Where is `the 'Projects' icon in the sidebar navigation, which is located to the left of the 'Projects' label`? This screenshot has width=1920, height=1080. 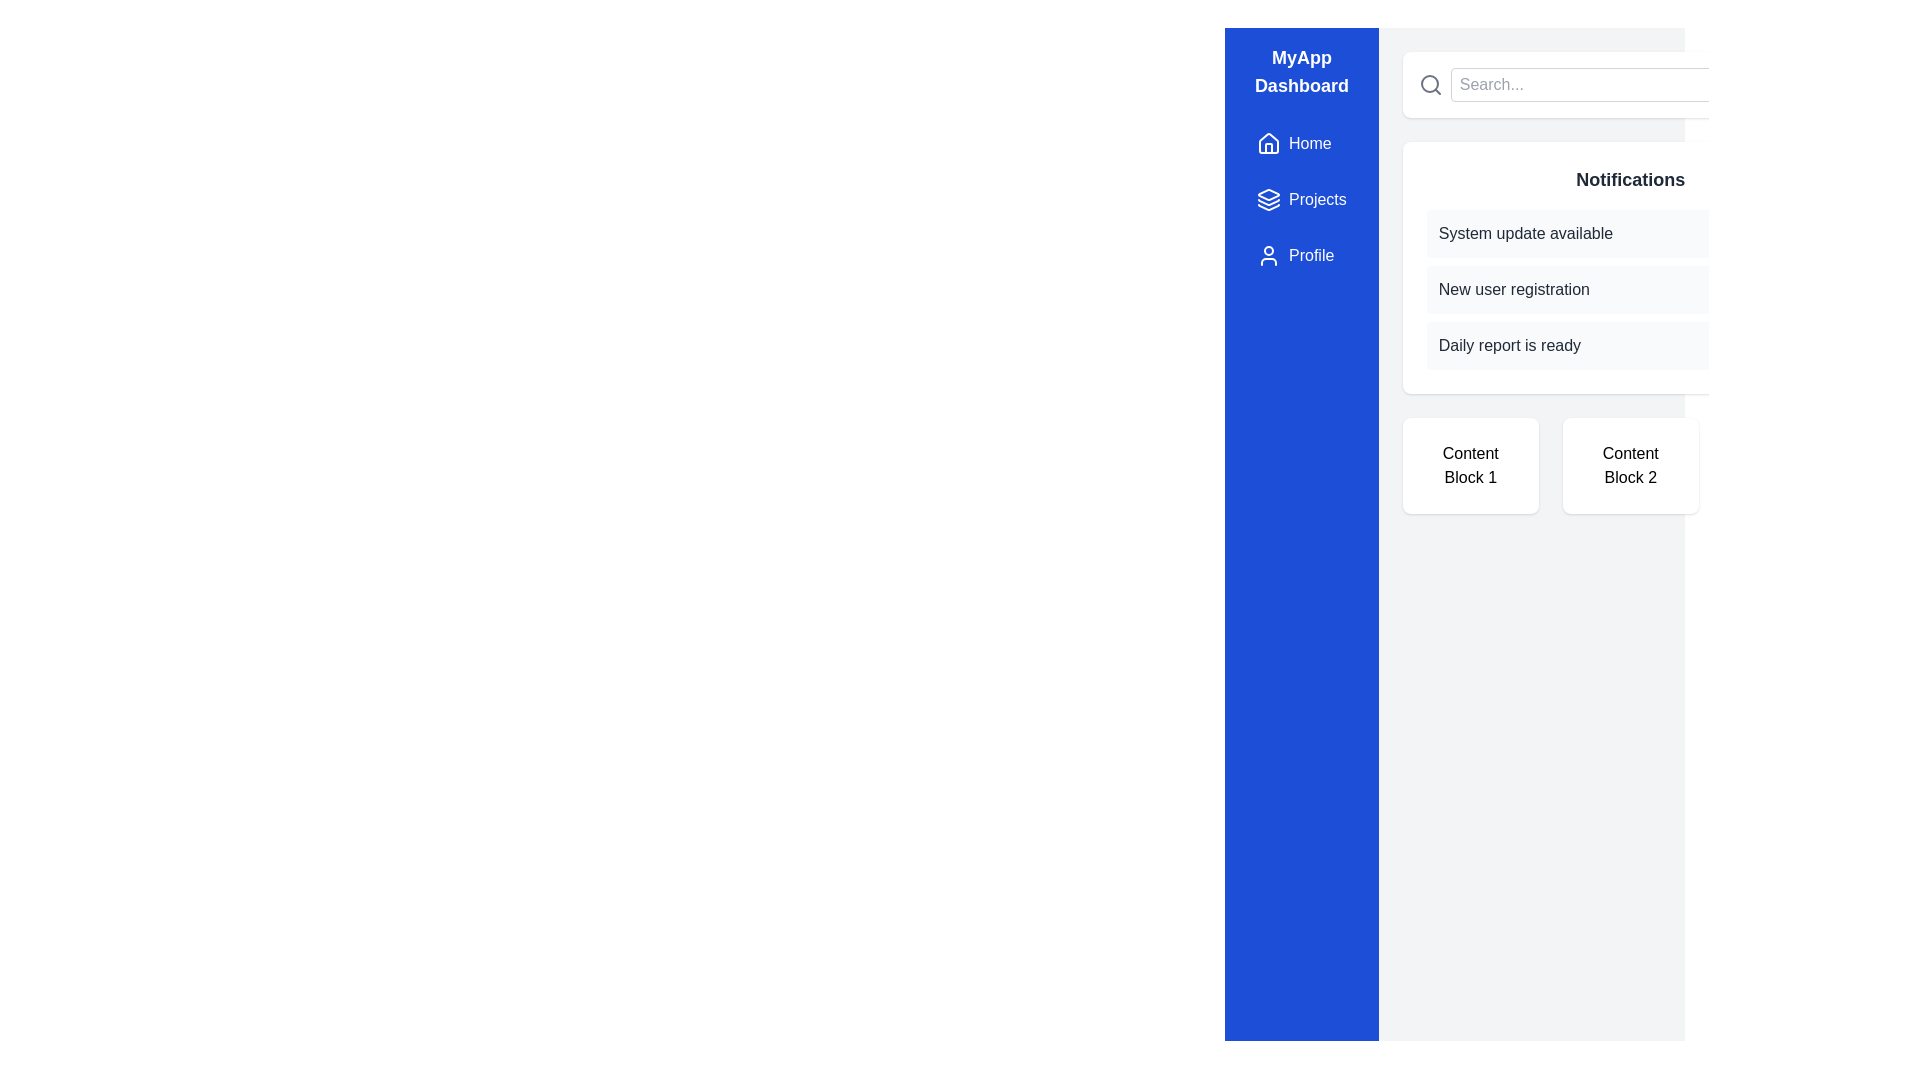
the 'Projects' icon in the sidebar navigation, which is located to the left of the 'Projects' label is located at coordinates (1267, 200).